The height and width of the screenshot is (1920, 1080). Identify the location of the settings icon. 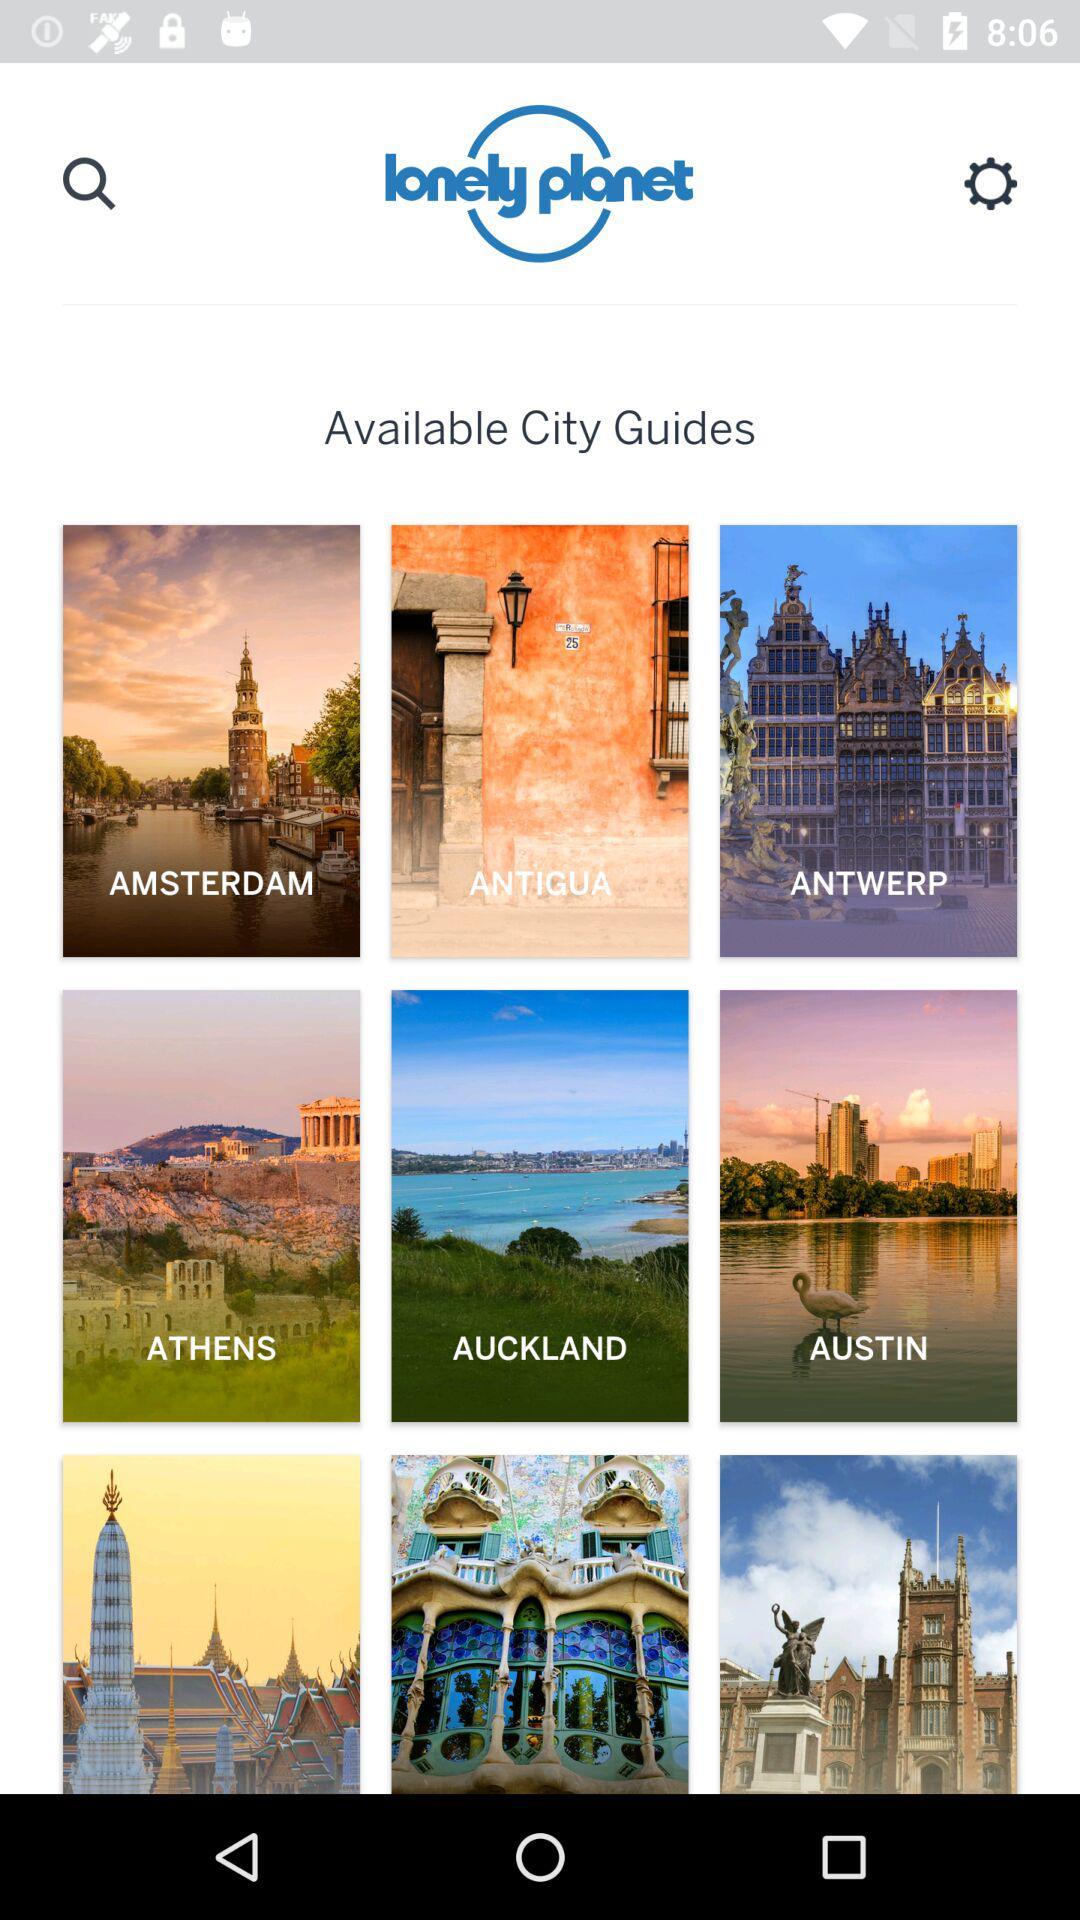
(990, 183).